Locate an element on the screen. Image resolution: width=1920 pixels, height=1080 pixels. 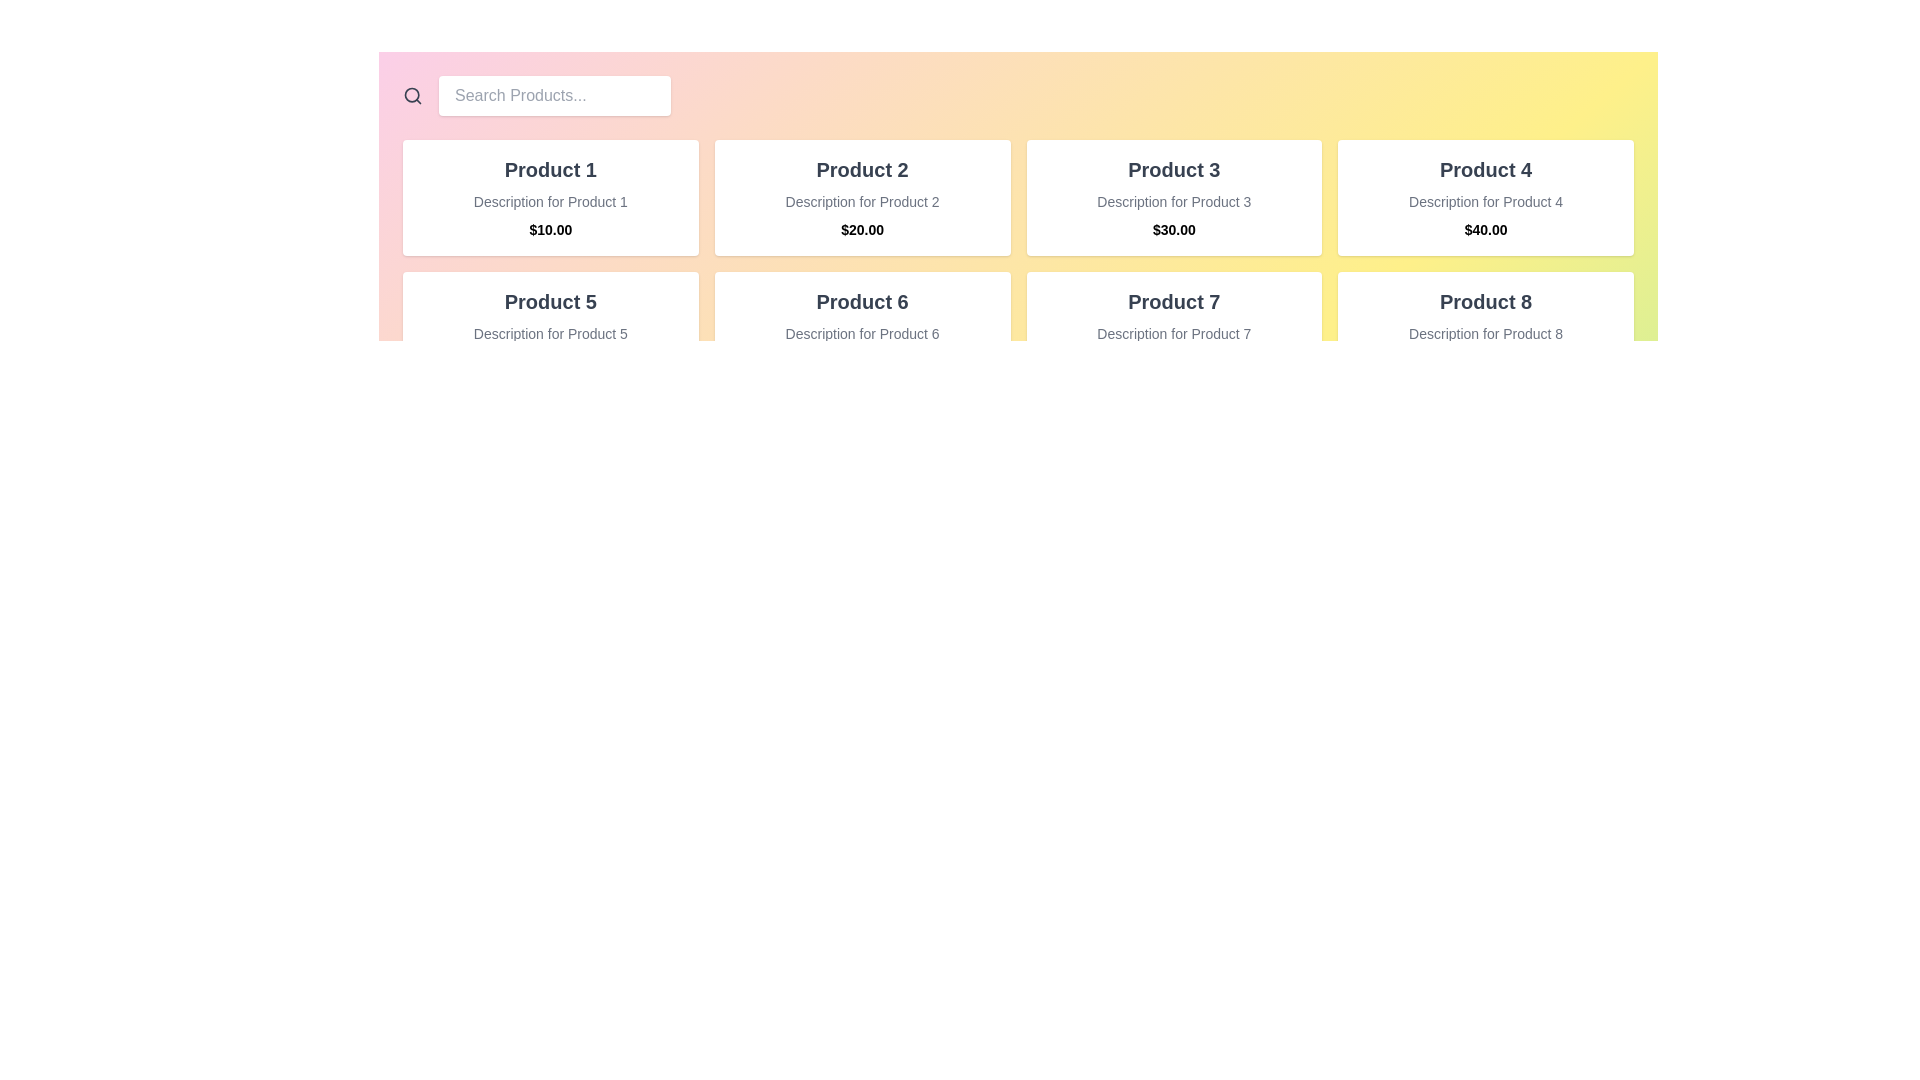
the text label displaying '$20.00', which is located beneath the description text for 'Product 2' in its card is located at coordinates (862, 229).